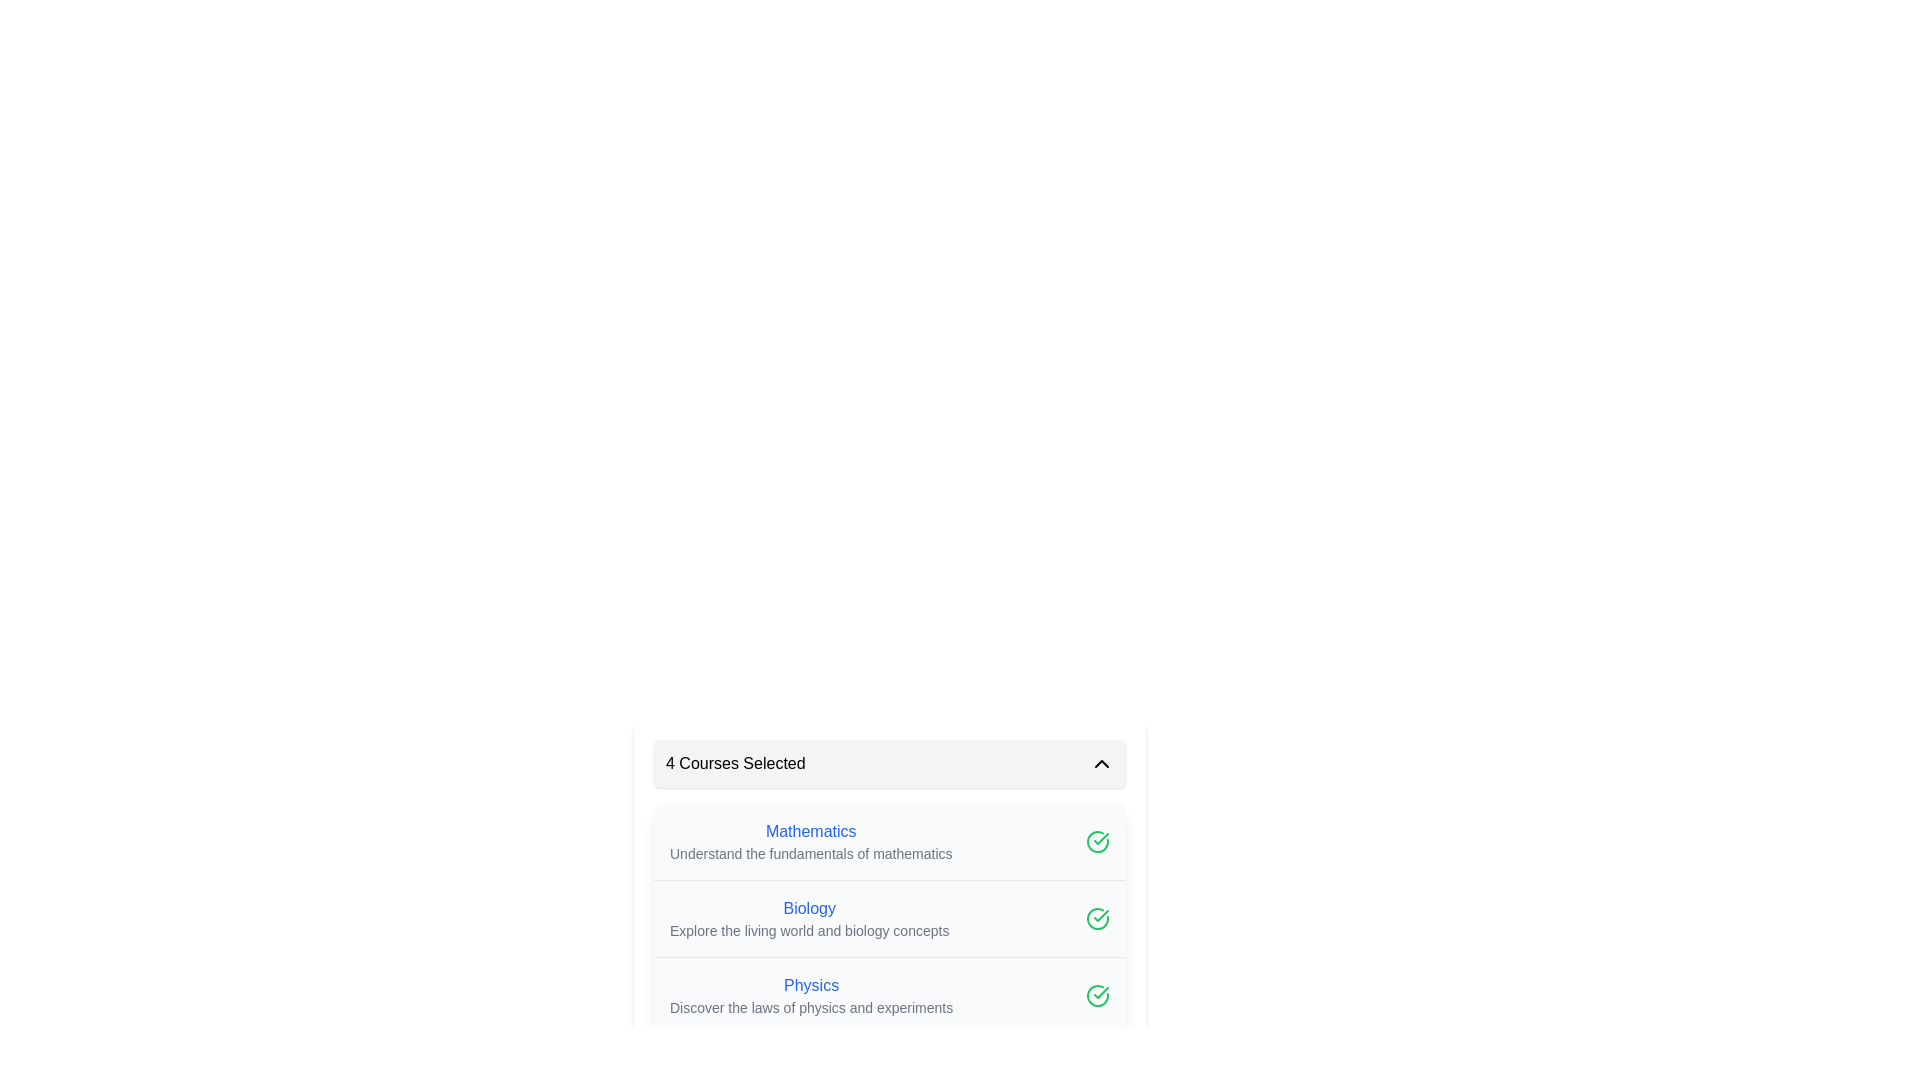 The width and height of the screenshot is (1920, 1080). Describe the element at coordinates (1100, 839) in the screenshot. I see `the checkmark icon within the circular green icon indicating the confirmation for the 'Biology' section in the '4 Courses Selected' dropdown menu` at that location.